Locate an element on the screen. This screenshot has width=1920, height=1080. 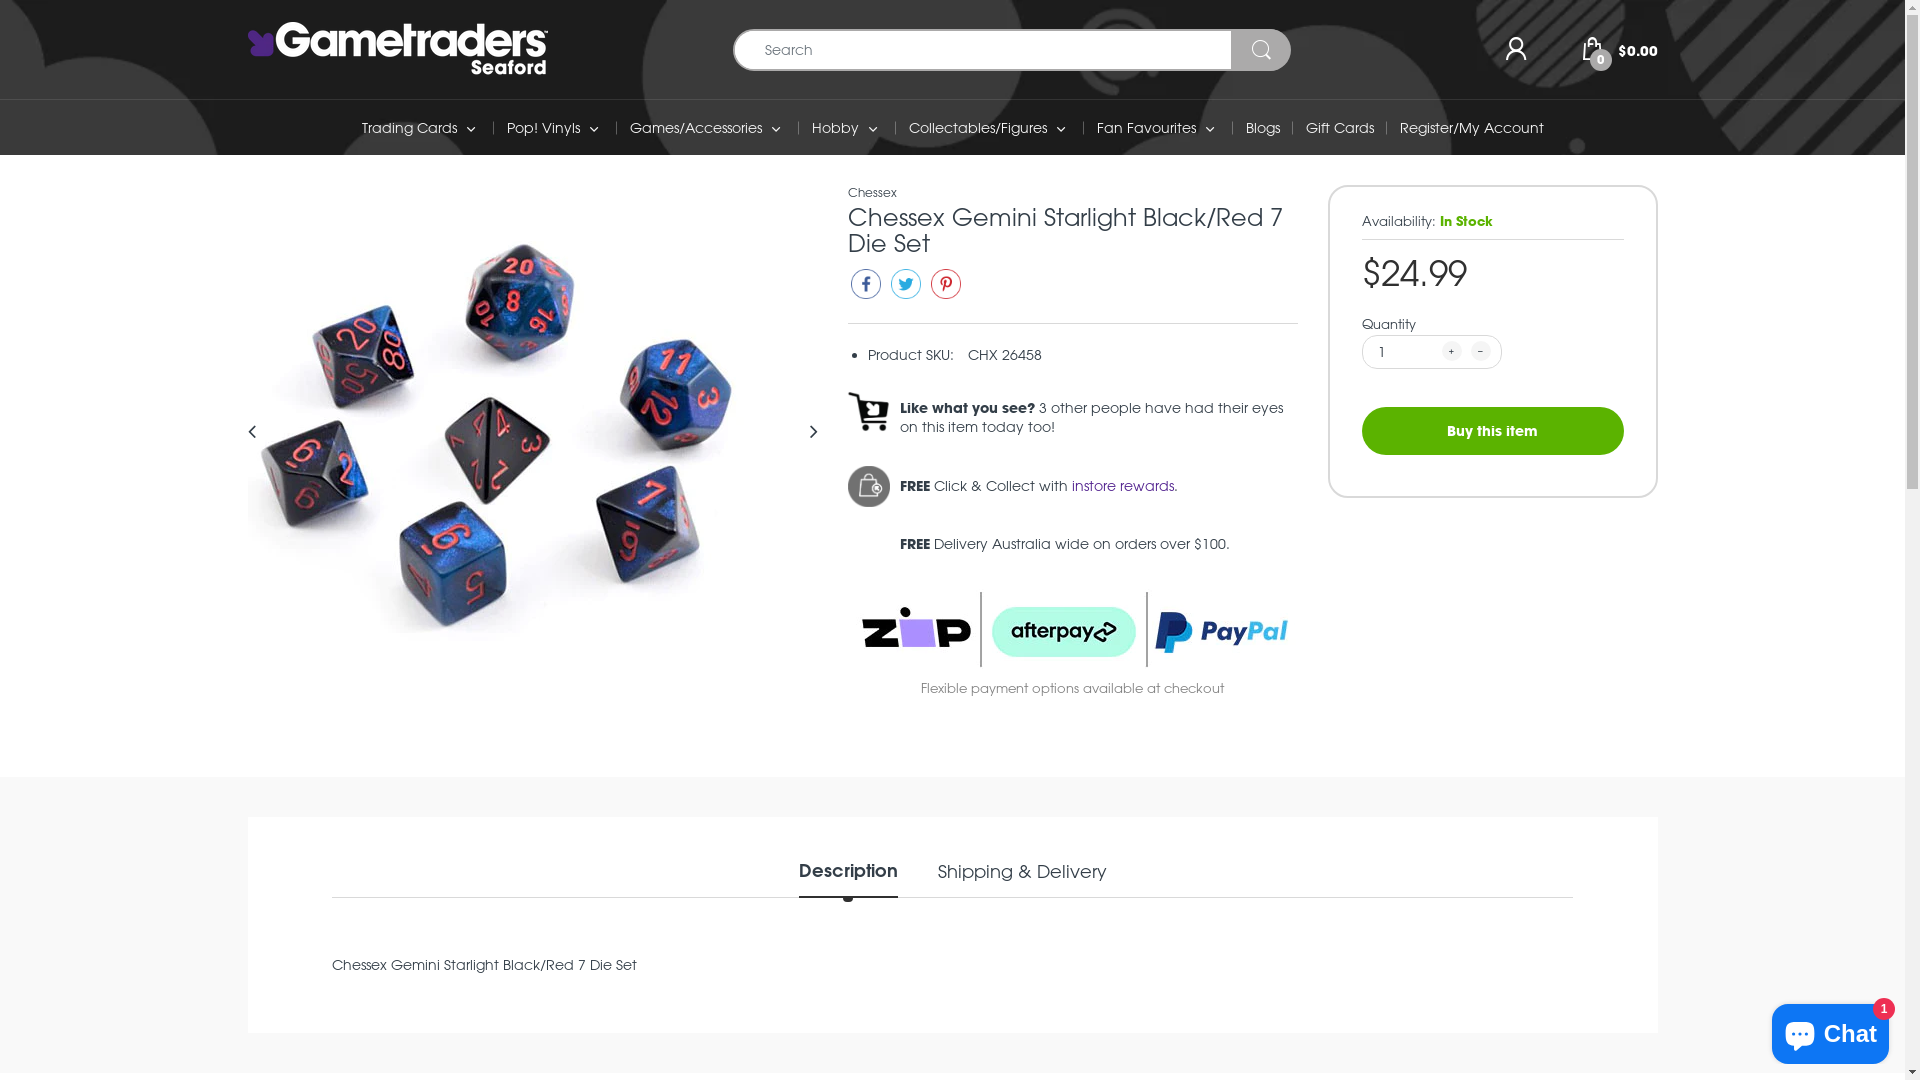
'Buy this item' is located at coordinates (1492, 428).